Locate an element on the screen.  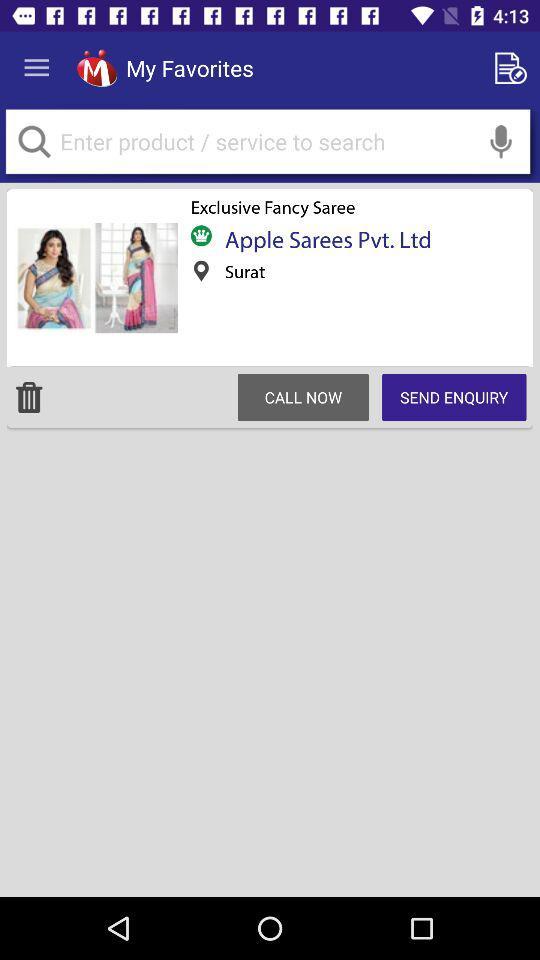
item below surat is located at coordinates (302, 396).